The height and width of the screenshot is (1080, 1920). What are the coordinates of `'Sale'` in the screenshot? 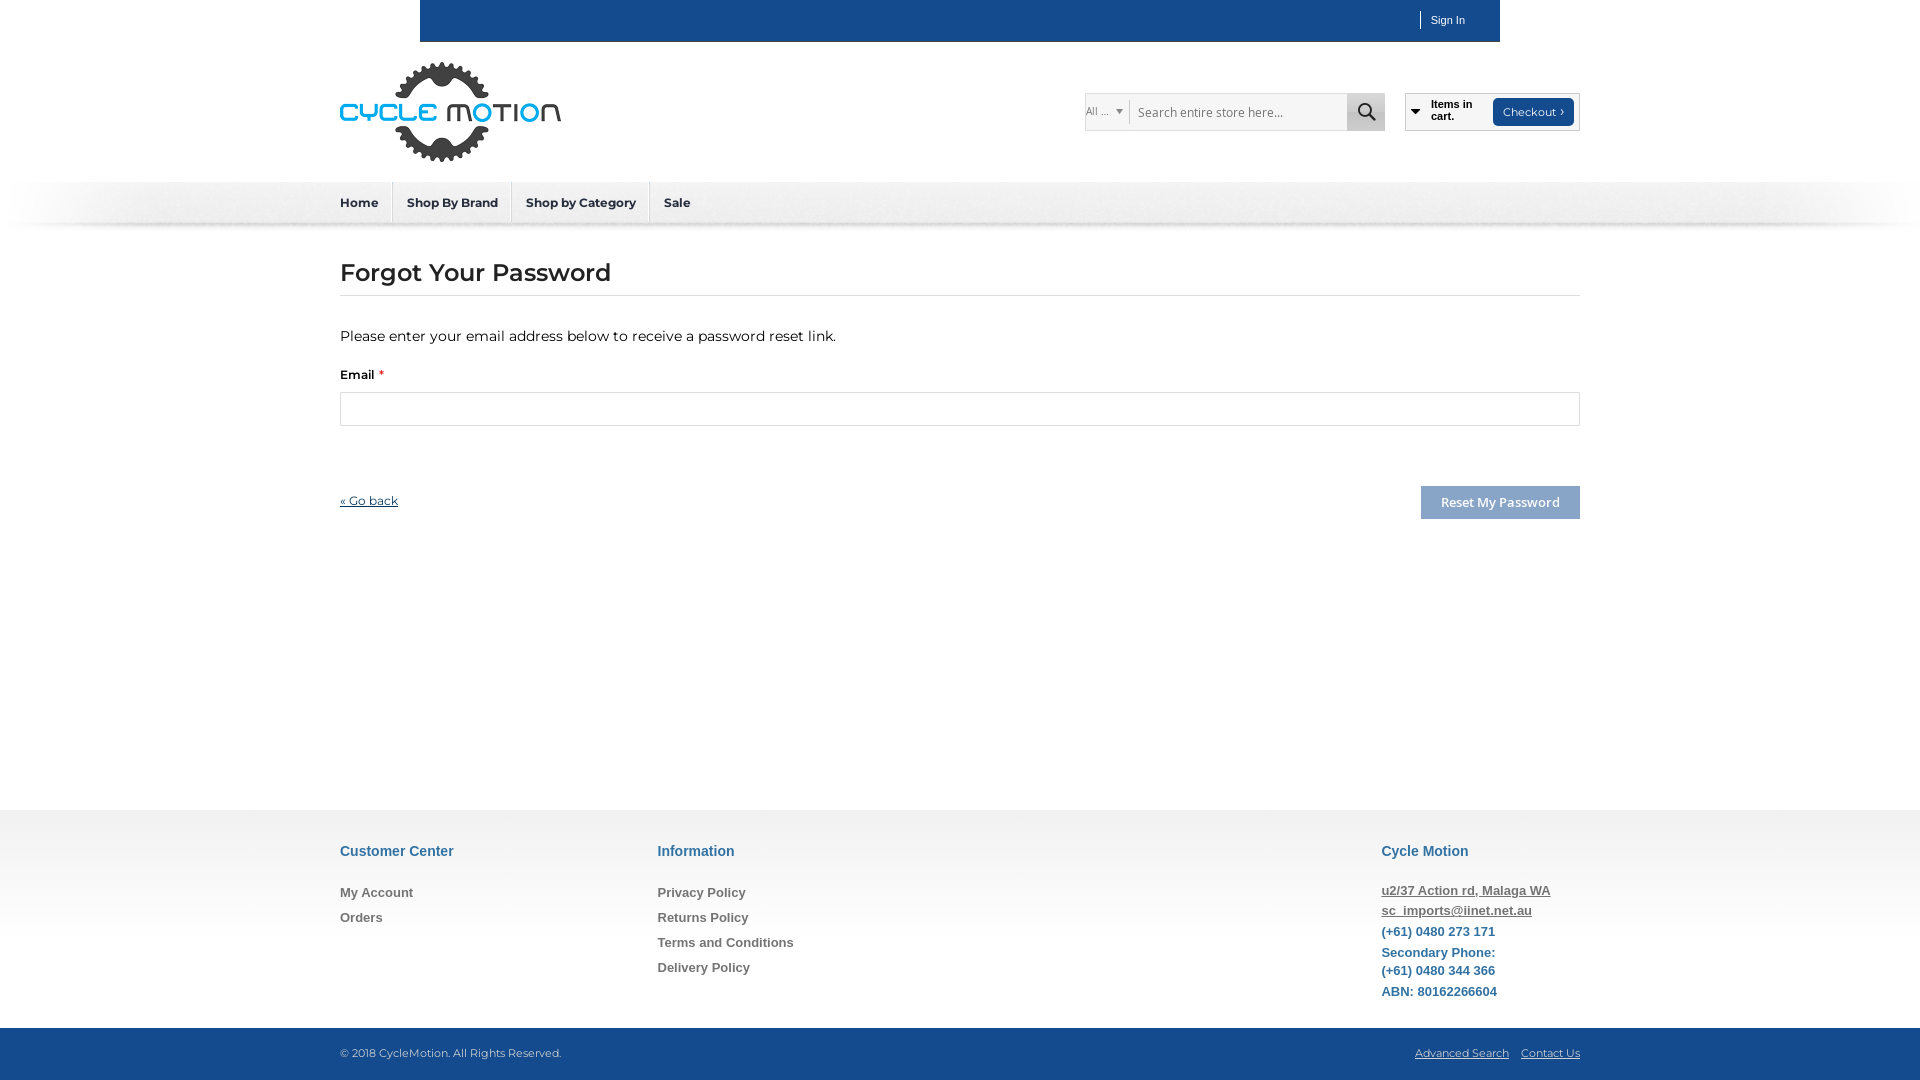 It's located at (677, 202).